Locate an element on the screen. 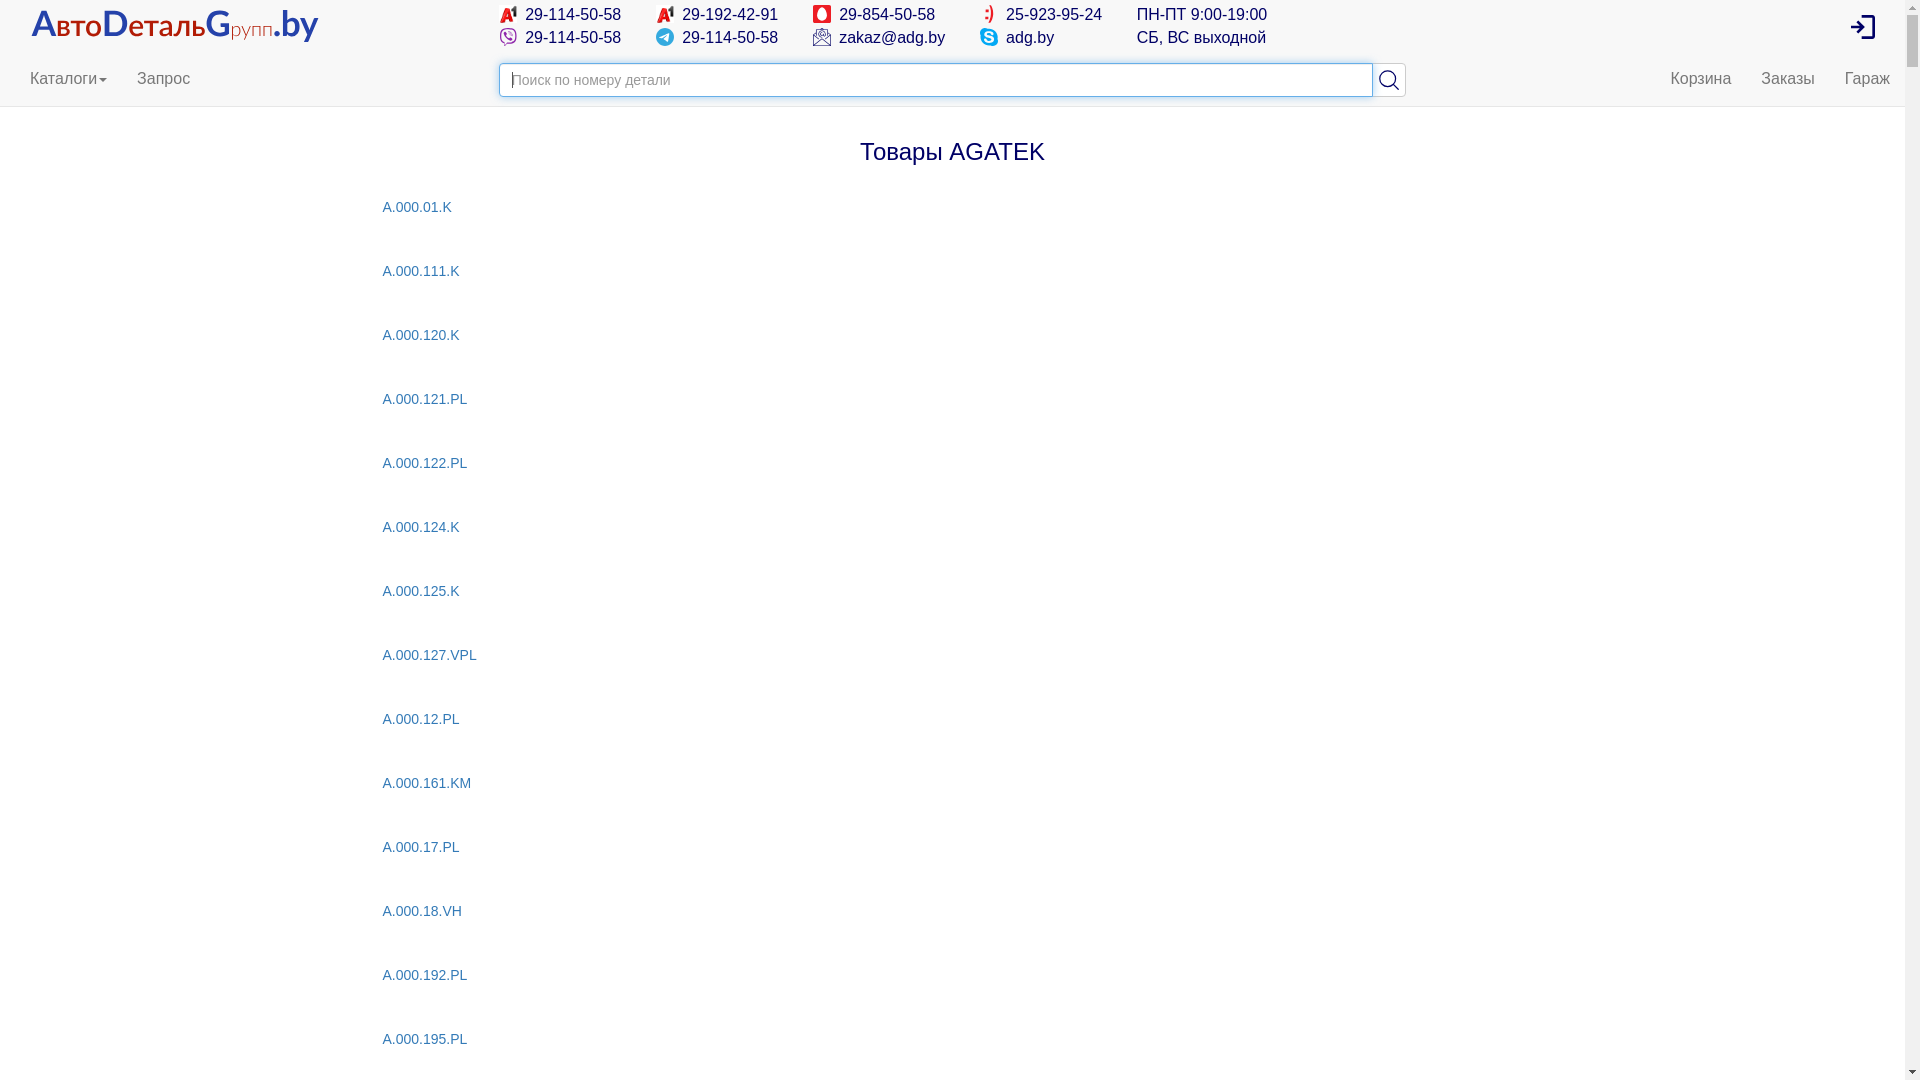  'A.000.17.PL' is located at coordinates (950, 847).